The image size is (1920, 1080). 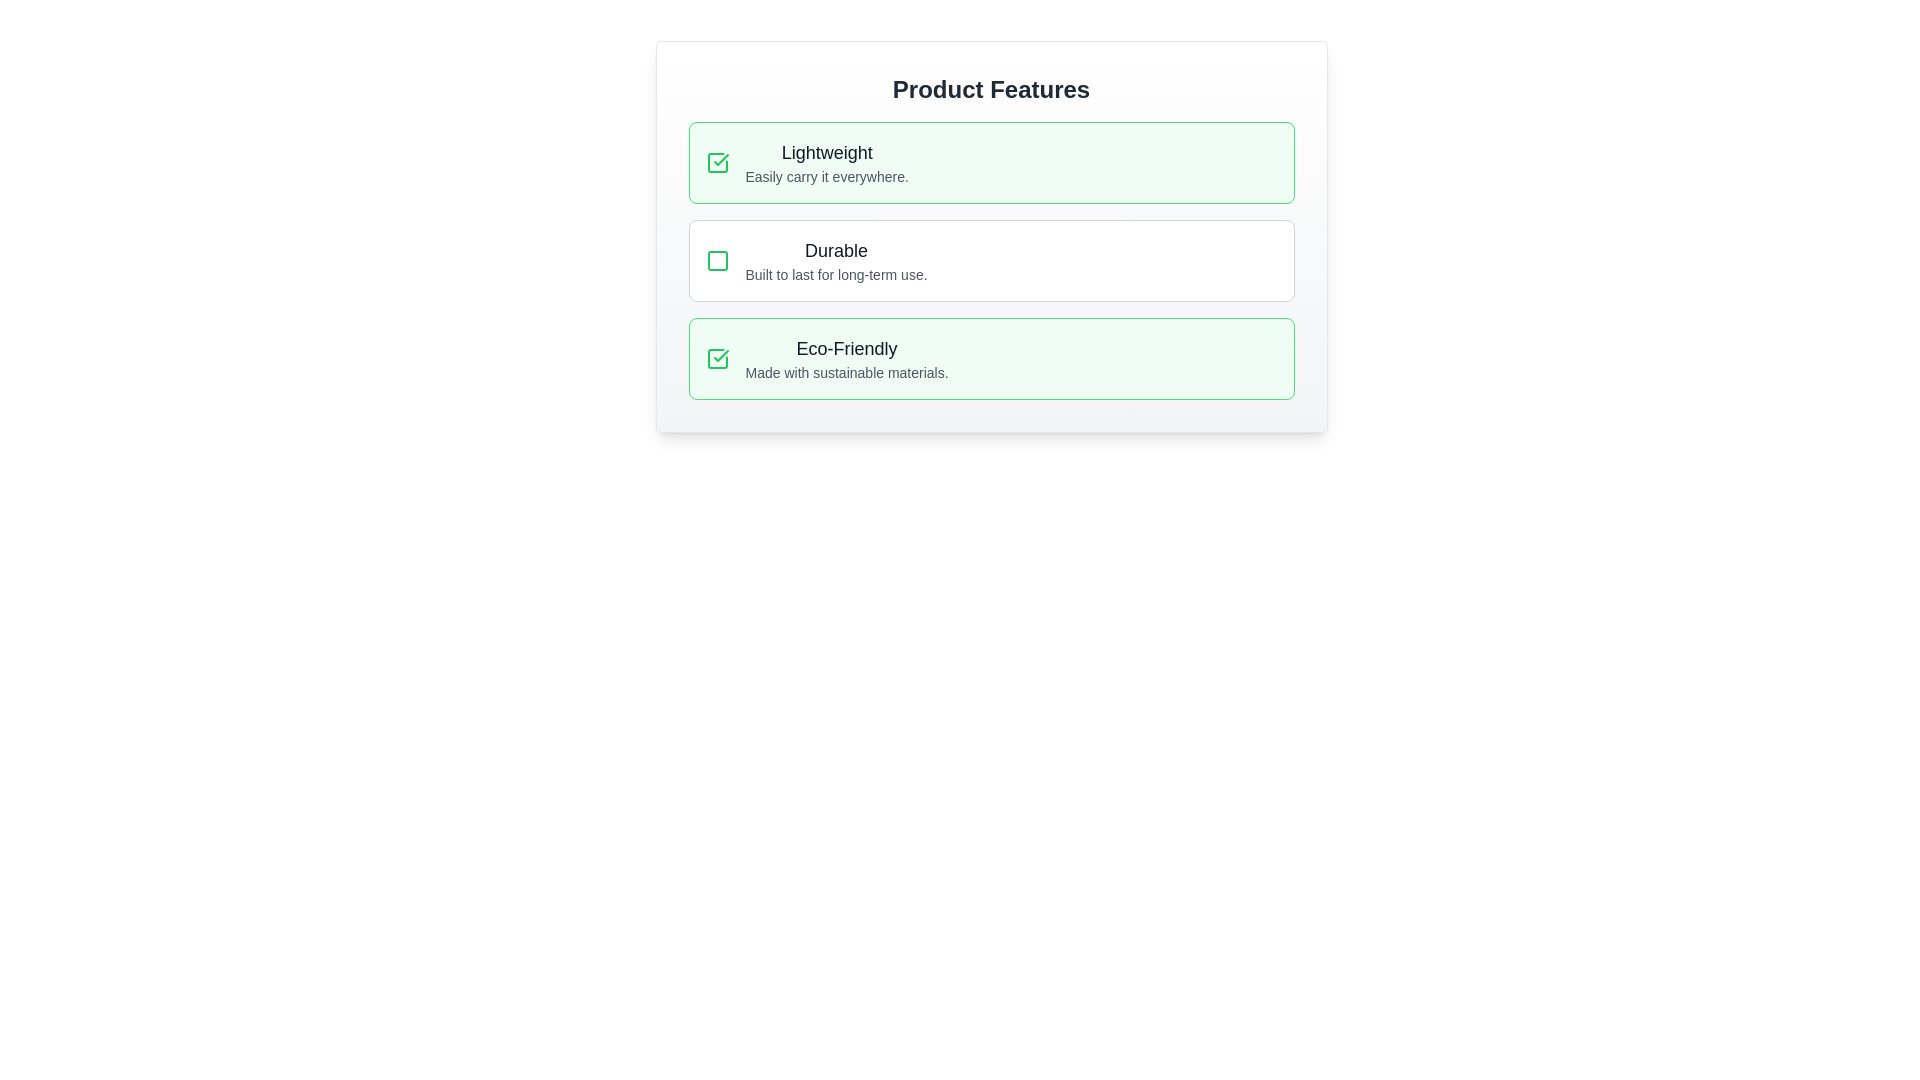 I want to click on the center of the second Informational Card in the 'Product Features' group to focus on the feature details, so click(x=991, y=235).